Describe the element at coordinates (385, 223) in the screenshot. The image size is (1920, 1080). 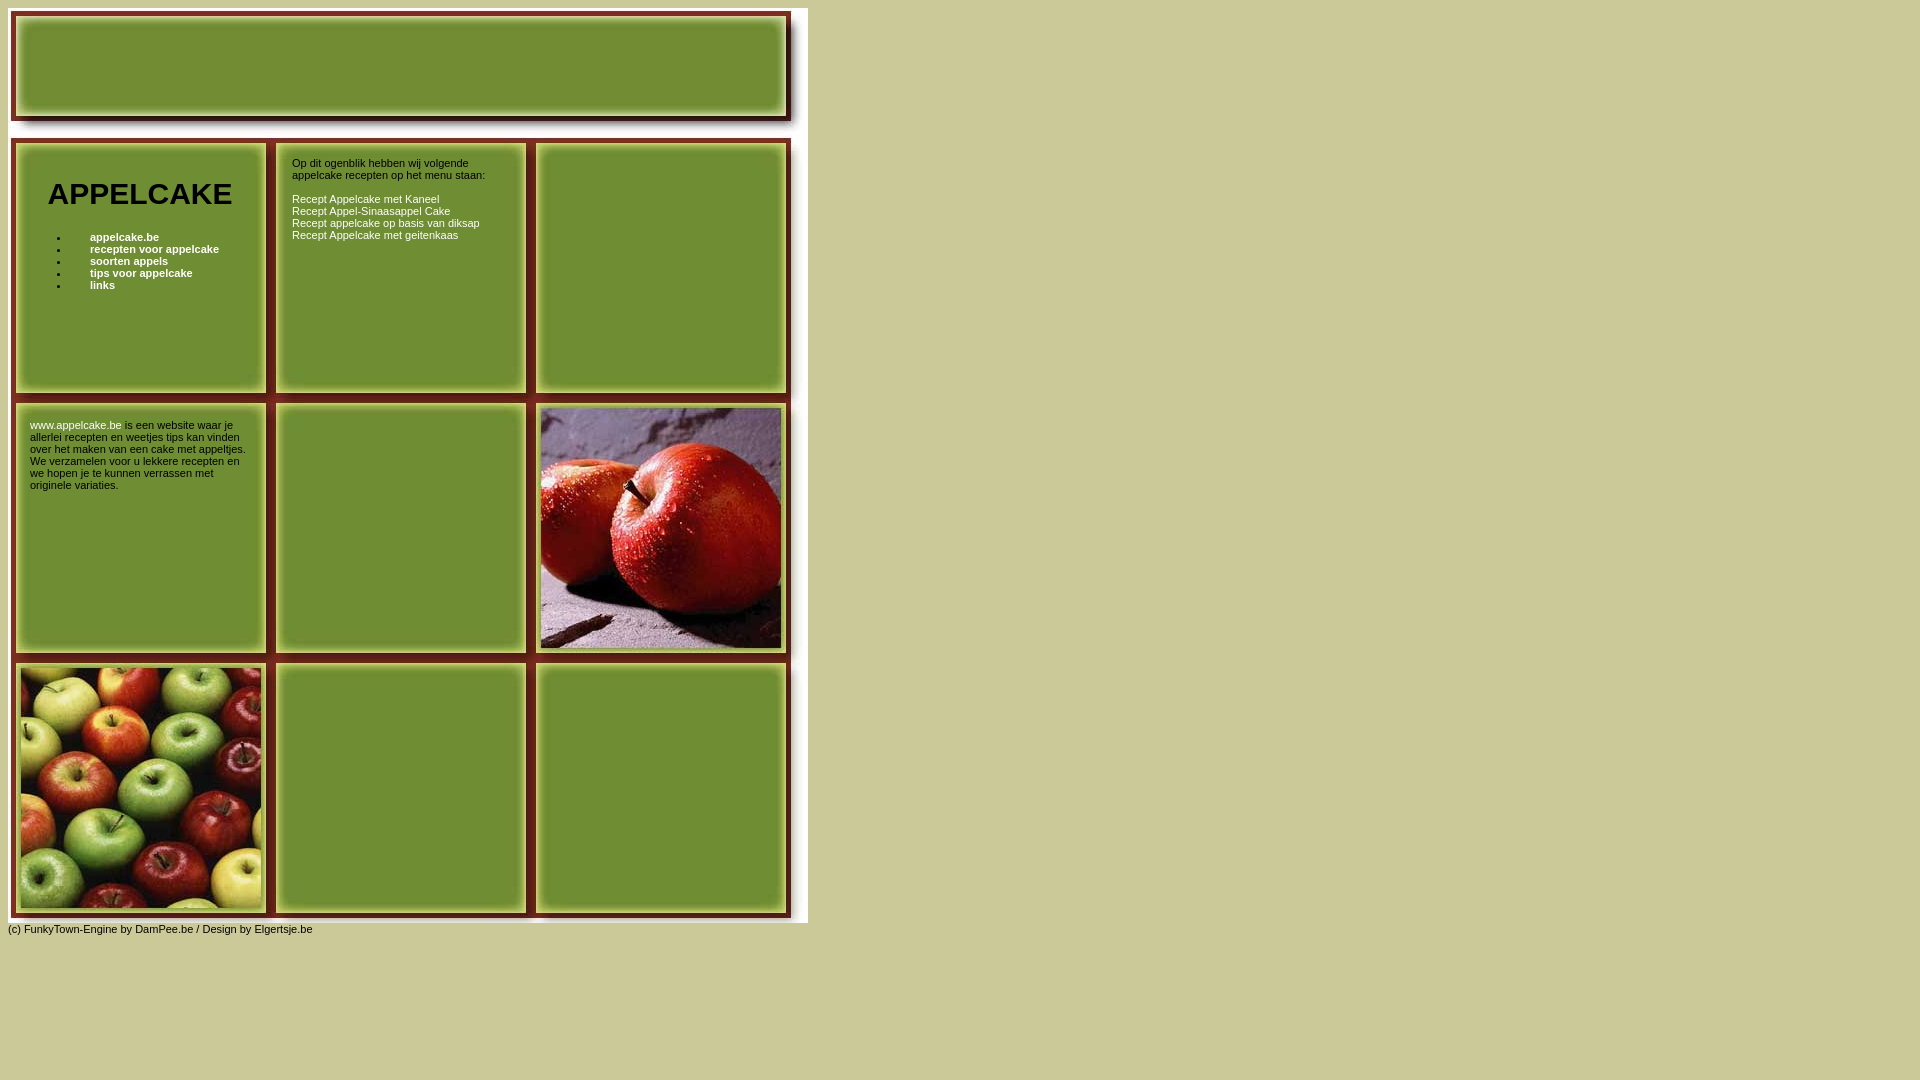
I see `'Recept appelcake op basis van diksap'` at that location.